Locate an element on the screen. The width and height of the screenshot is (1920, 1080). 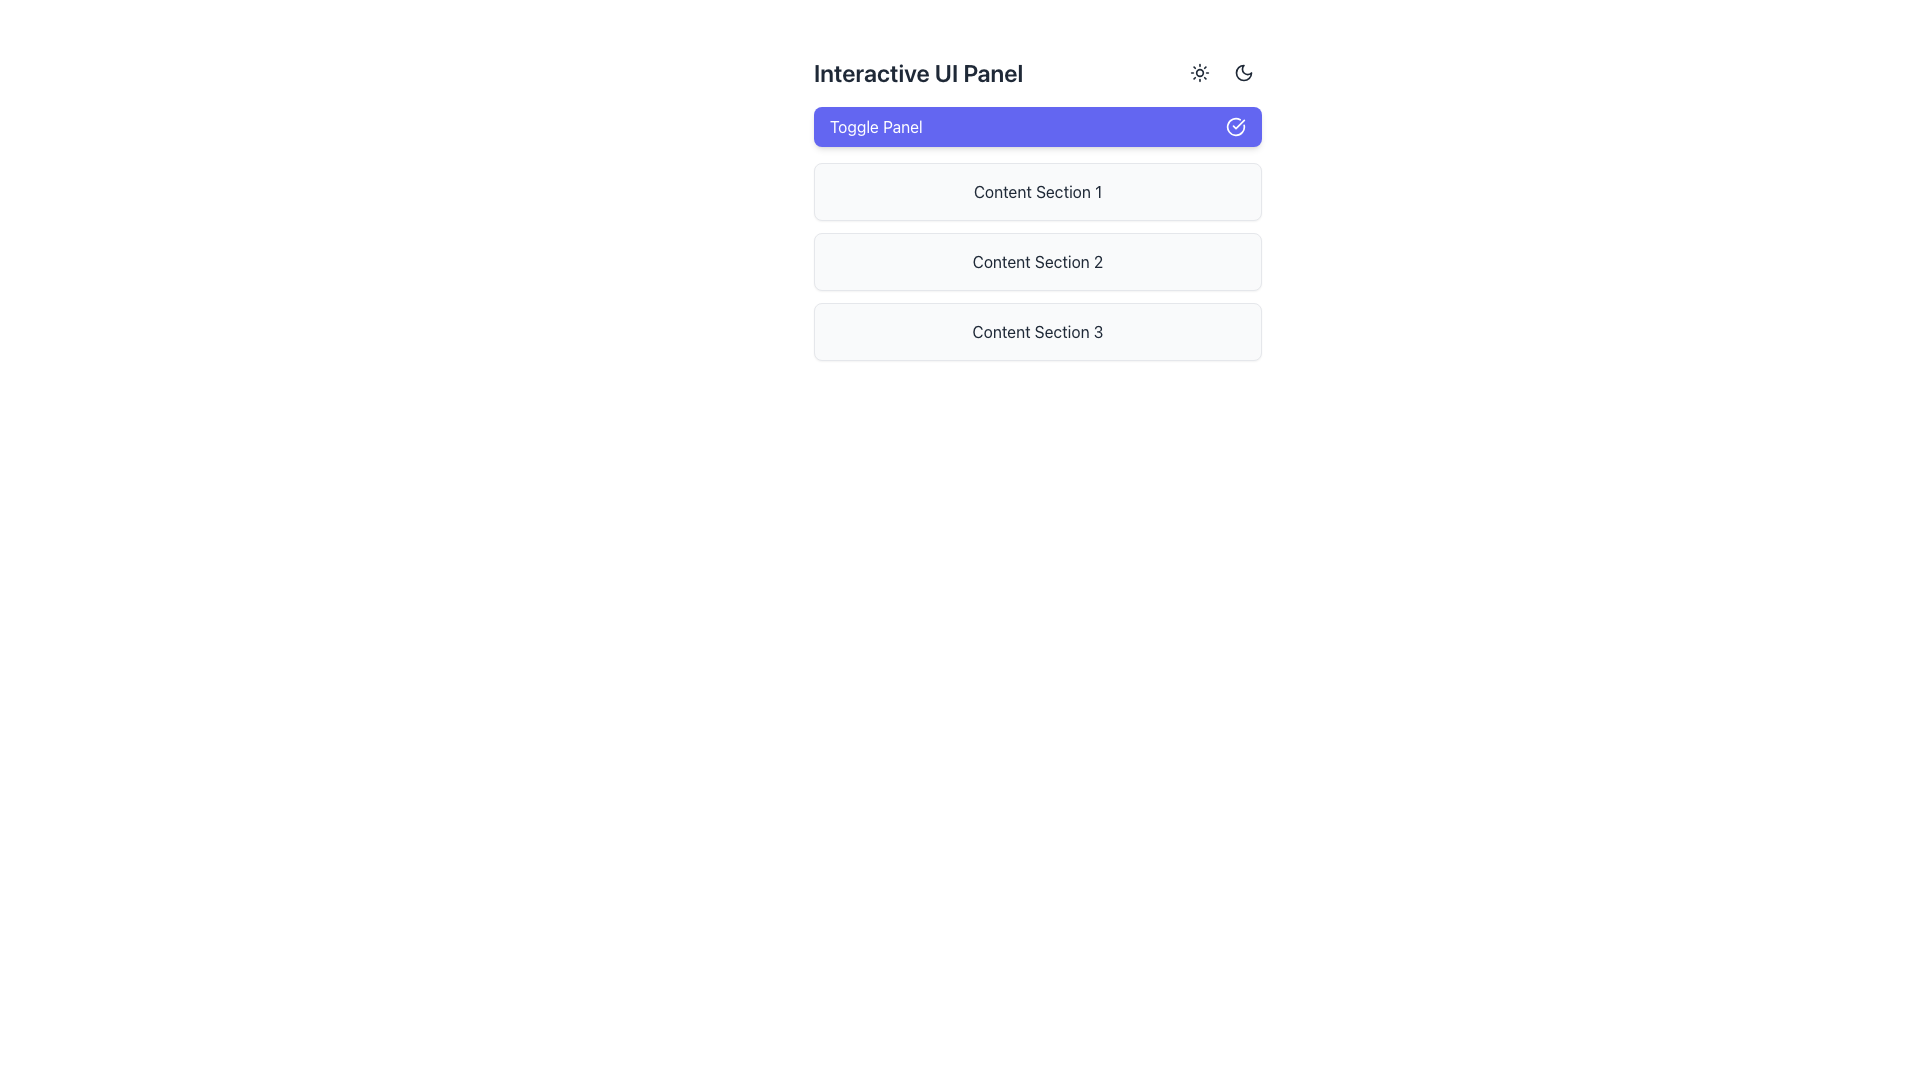
the toggle button represented by a moon icon located in the top-right section of the interface is located at coordinates (1242, 72).